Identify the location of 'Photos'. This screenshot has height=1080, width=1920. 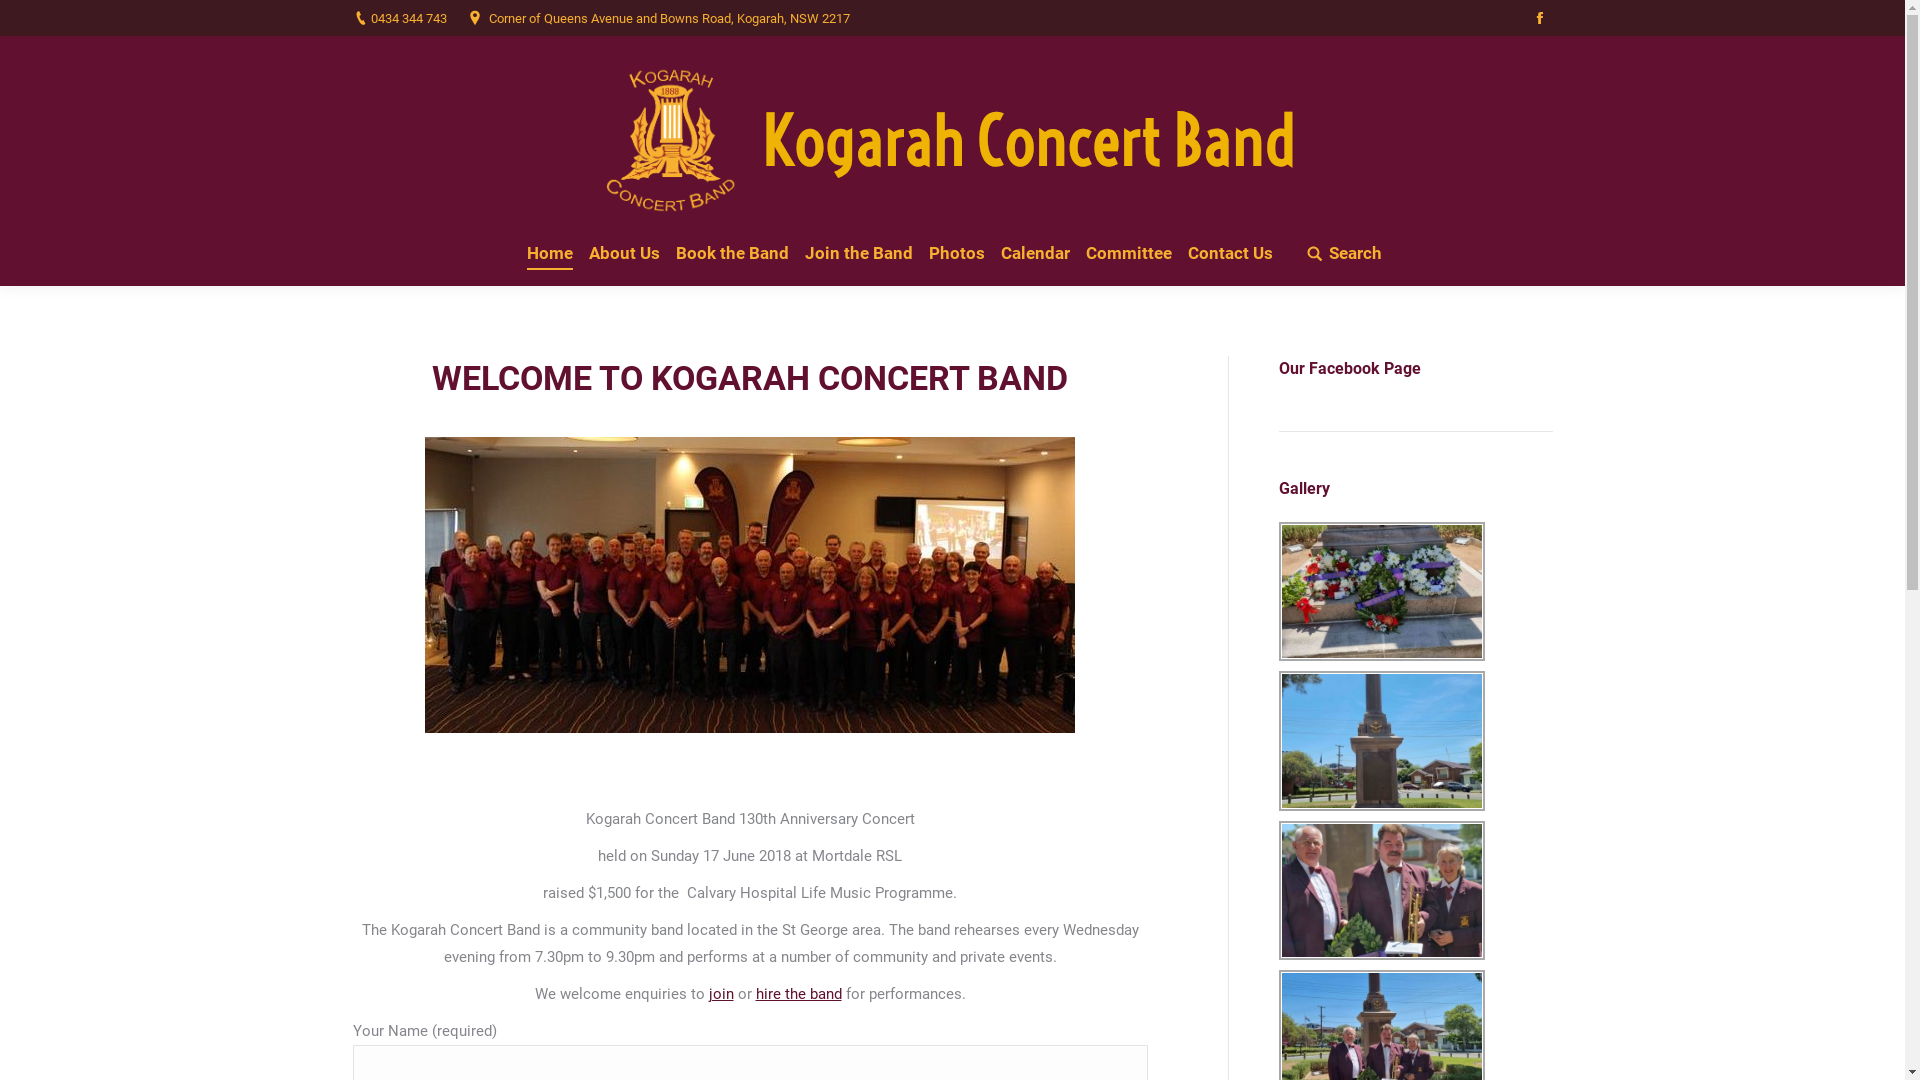
(955, 252).